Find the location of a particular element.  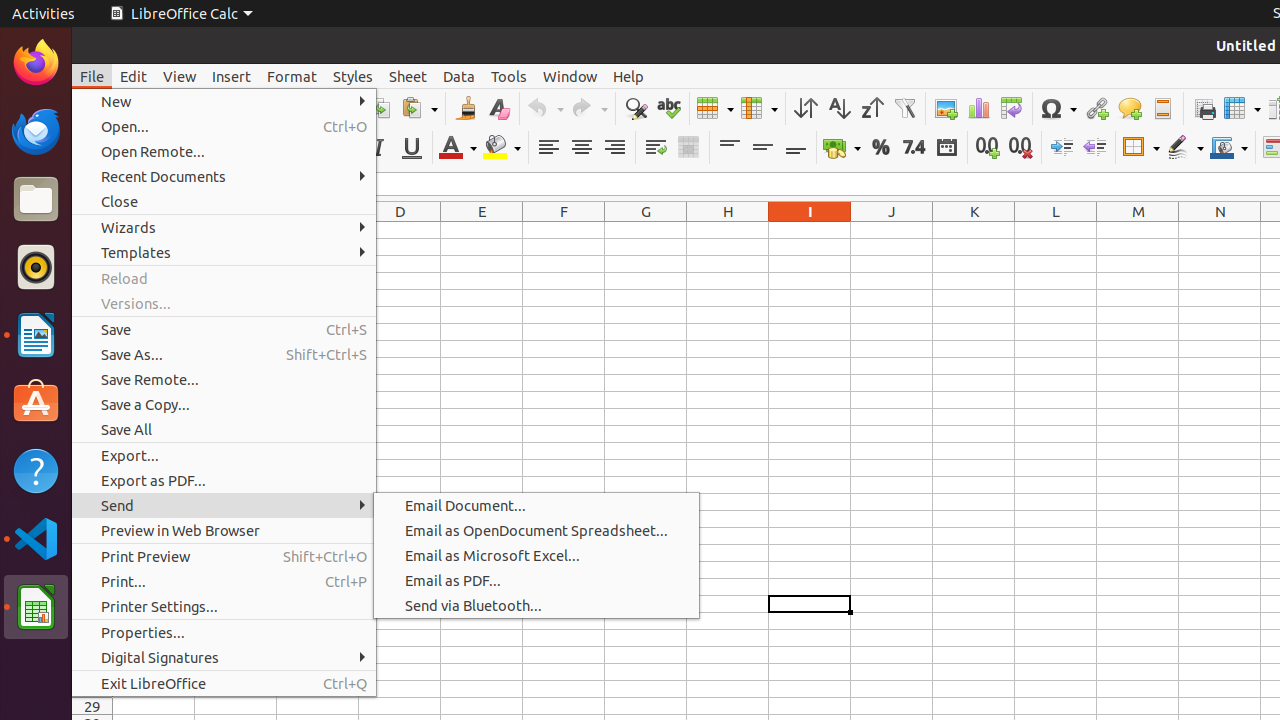

'Printer Settings...' is located at coordinates (224, 605).